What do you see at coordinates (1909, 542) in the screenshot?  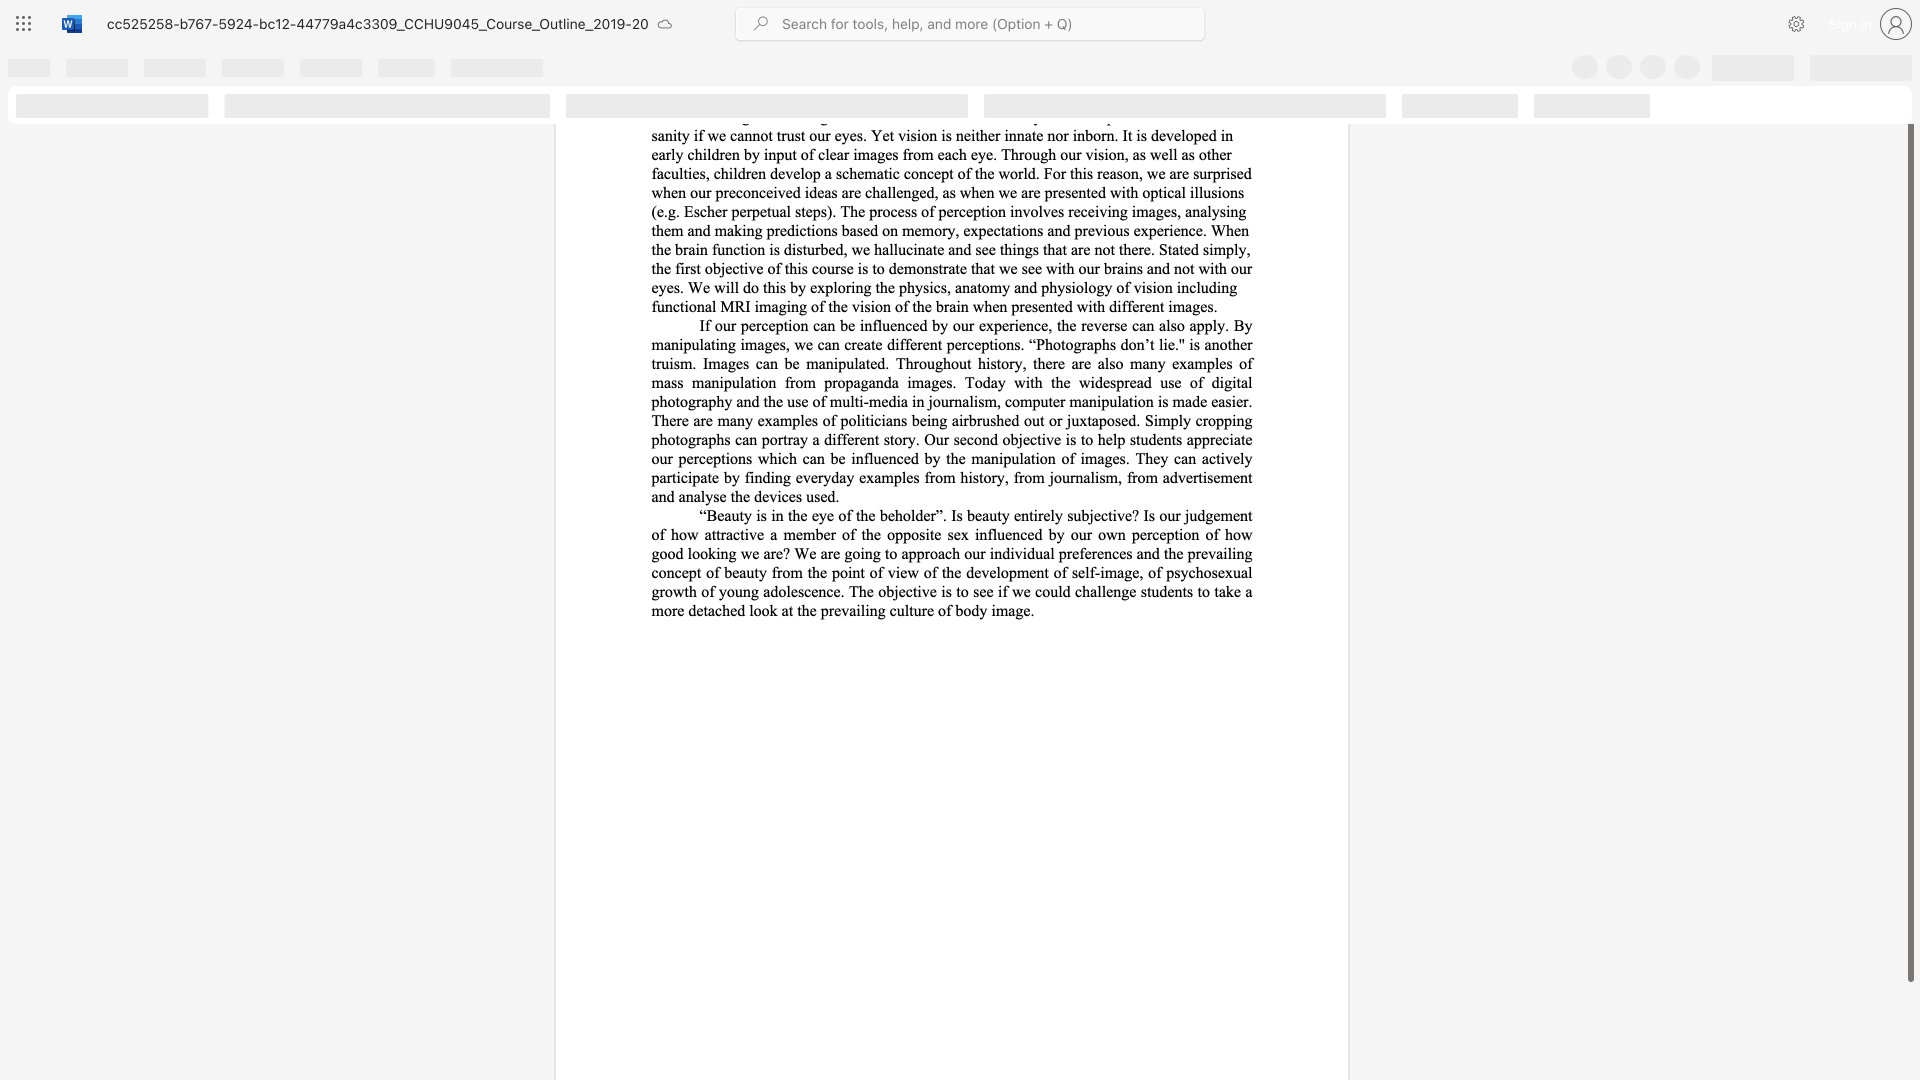 I see `the scrollbar and move down 10 pixels` at bounding box center [1909, 542].